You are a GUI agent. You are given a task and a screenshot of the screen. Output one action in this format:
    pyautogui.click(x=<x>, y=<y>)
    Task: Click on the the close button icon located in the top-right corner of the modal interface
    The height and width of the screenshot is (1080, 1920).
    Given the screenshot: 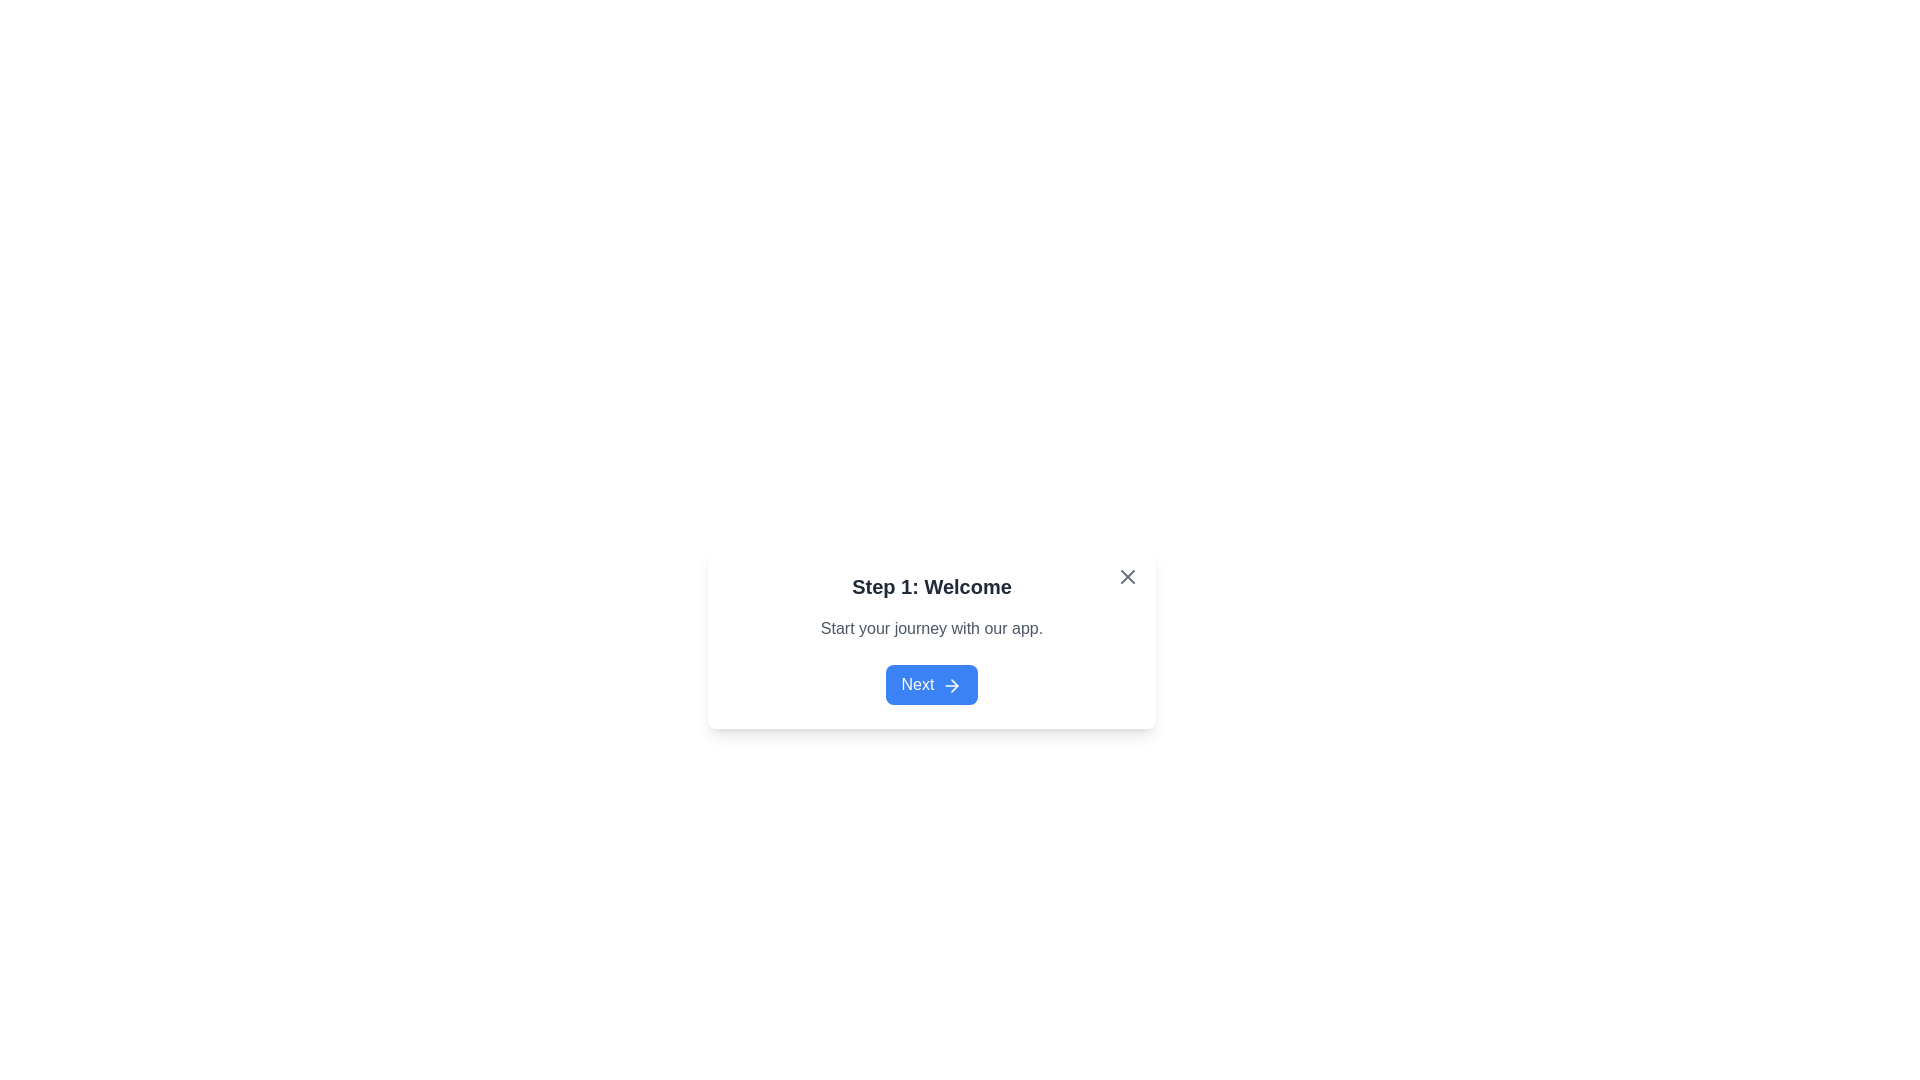 What is the action you would take?
    pyautogui.click(x=1128, y=577)
    